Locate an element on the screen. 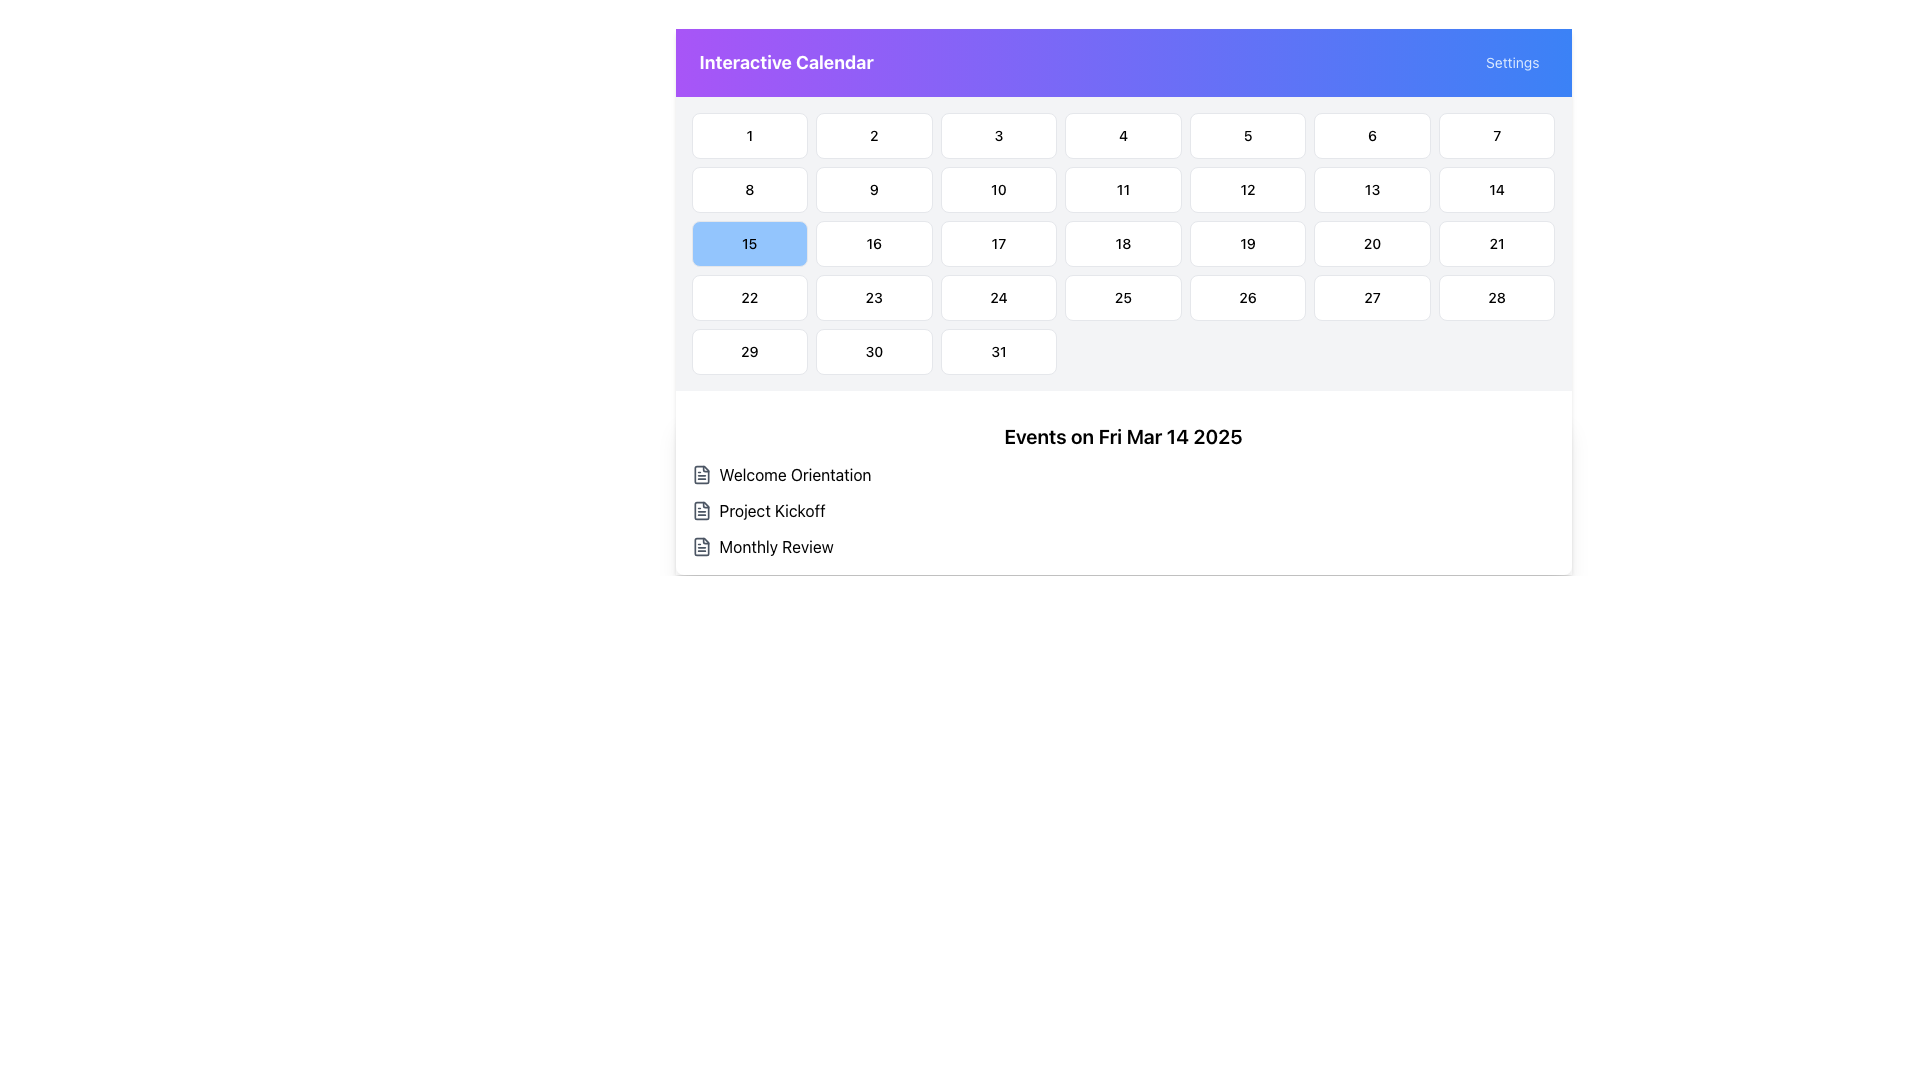 This screenshot has height=1080, width=1920. the text element displaying '22' within the calendar cell is located at coordinates (748, 297).